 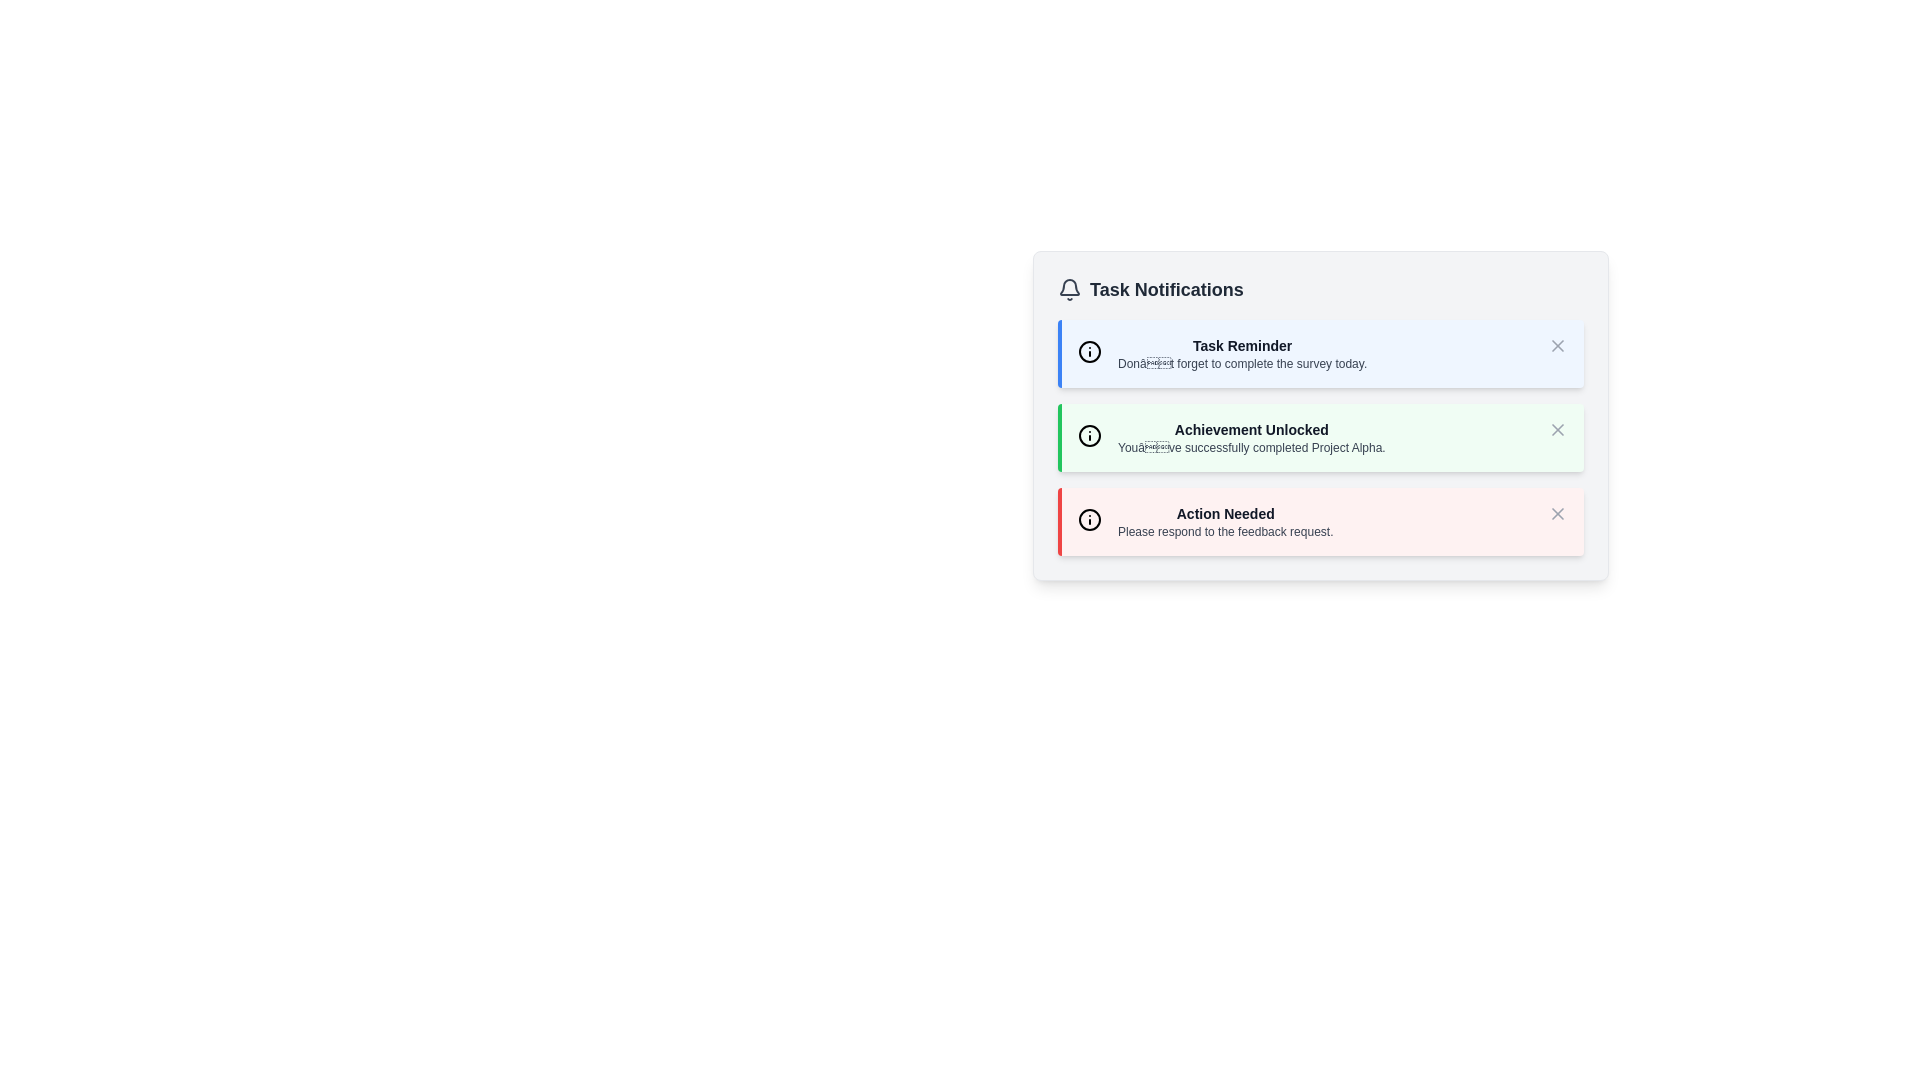 What do you see at coordinates (1166, 289) in the screenshot?
I see `text 'Task Notifications' from the bold text block positioned beside the bell icon` at bounding box center [1166, 289].